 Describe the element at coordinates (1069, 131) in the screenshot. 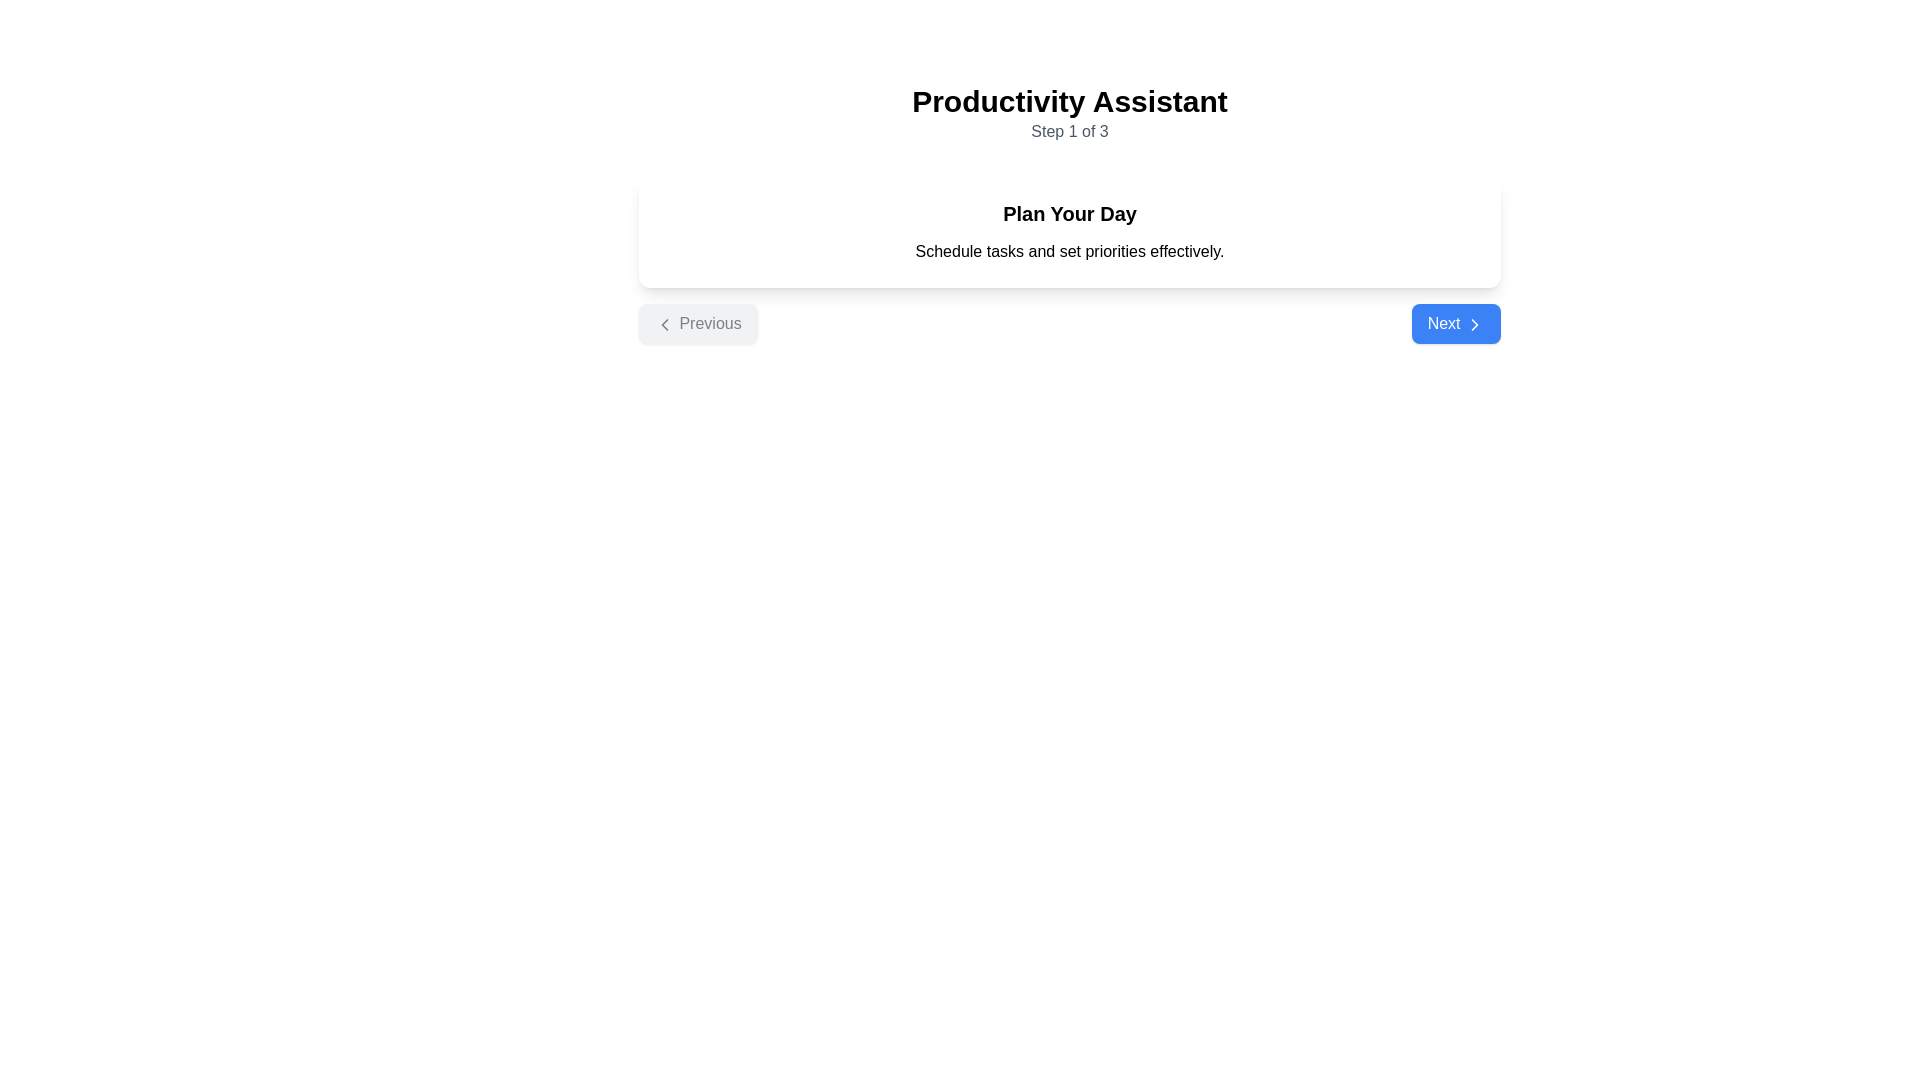

I see `the text component displaying 'Step 1 of 3', which is centered below the 'Productivity Assistant' header and indicates progress in a multi-step process` at that location.